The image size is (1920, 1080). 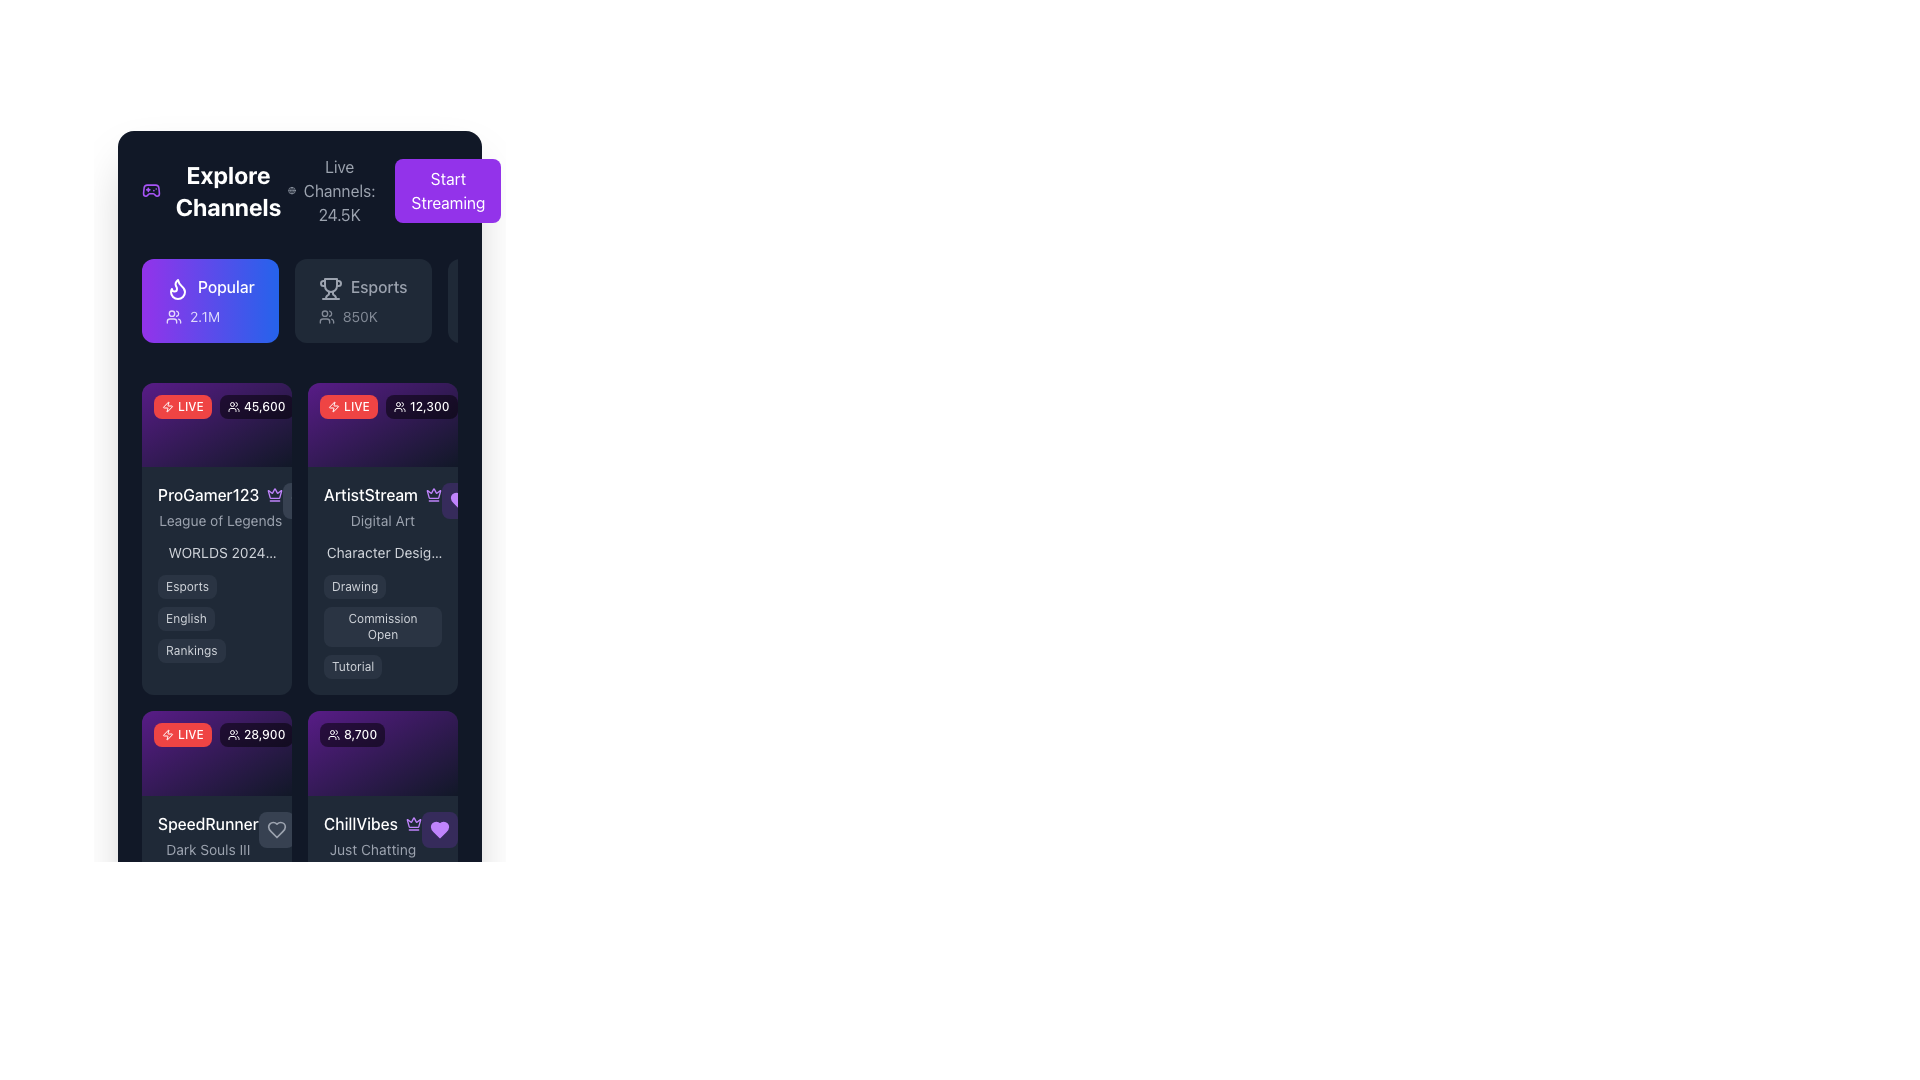 What do you see at coordinates (168, 406) in the screenshot?
I see `the small lightning-like icon located at the top-right of the section under the purple 'Popular' header` at bounding box center [168, 406].